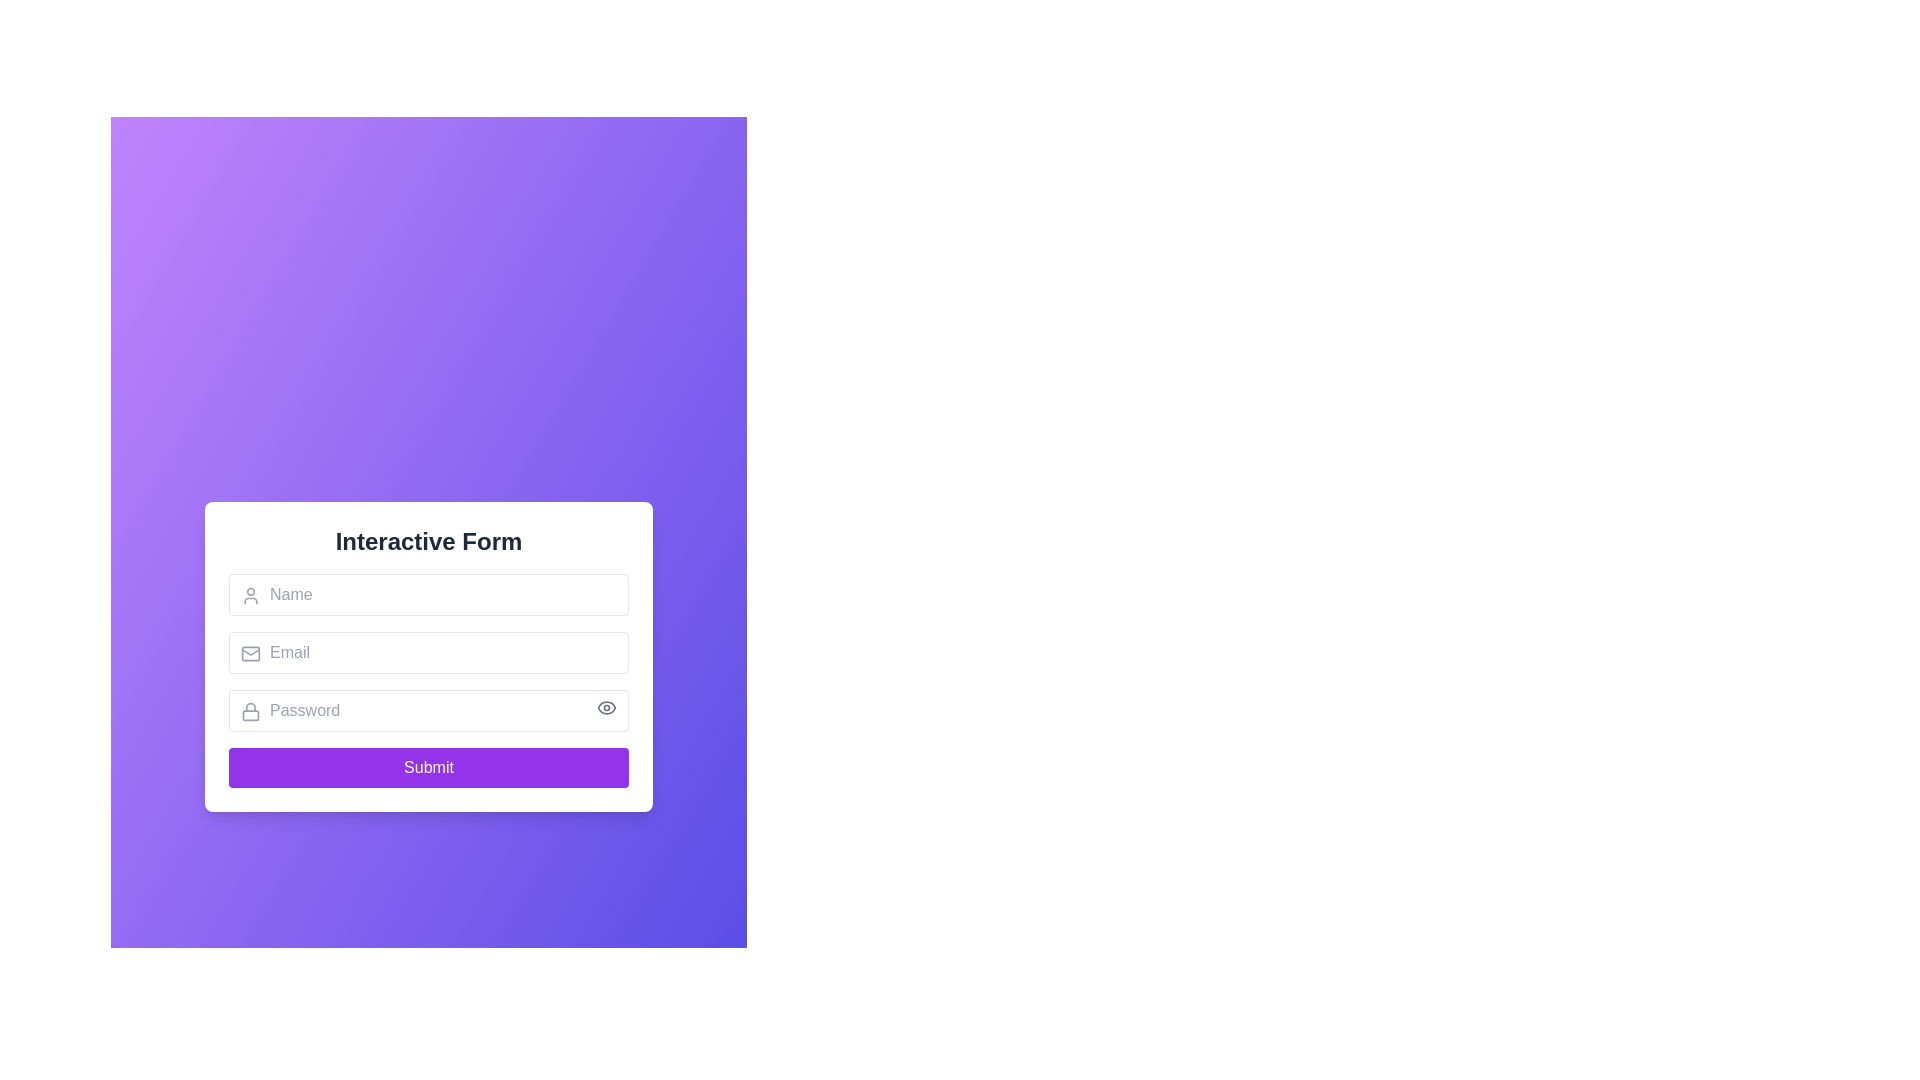 The height and width of the screenshot is (1080, 1920). What do you see at coordinates (427, 766) in the screenshot?
I see `the 'Submit' button with a purple background and white text` at bounding box center [427, 766].